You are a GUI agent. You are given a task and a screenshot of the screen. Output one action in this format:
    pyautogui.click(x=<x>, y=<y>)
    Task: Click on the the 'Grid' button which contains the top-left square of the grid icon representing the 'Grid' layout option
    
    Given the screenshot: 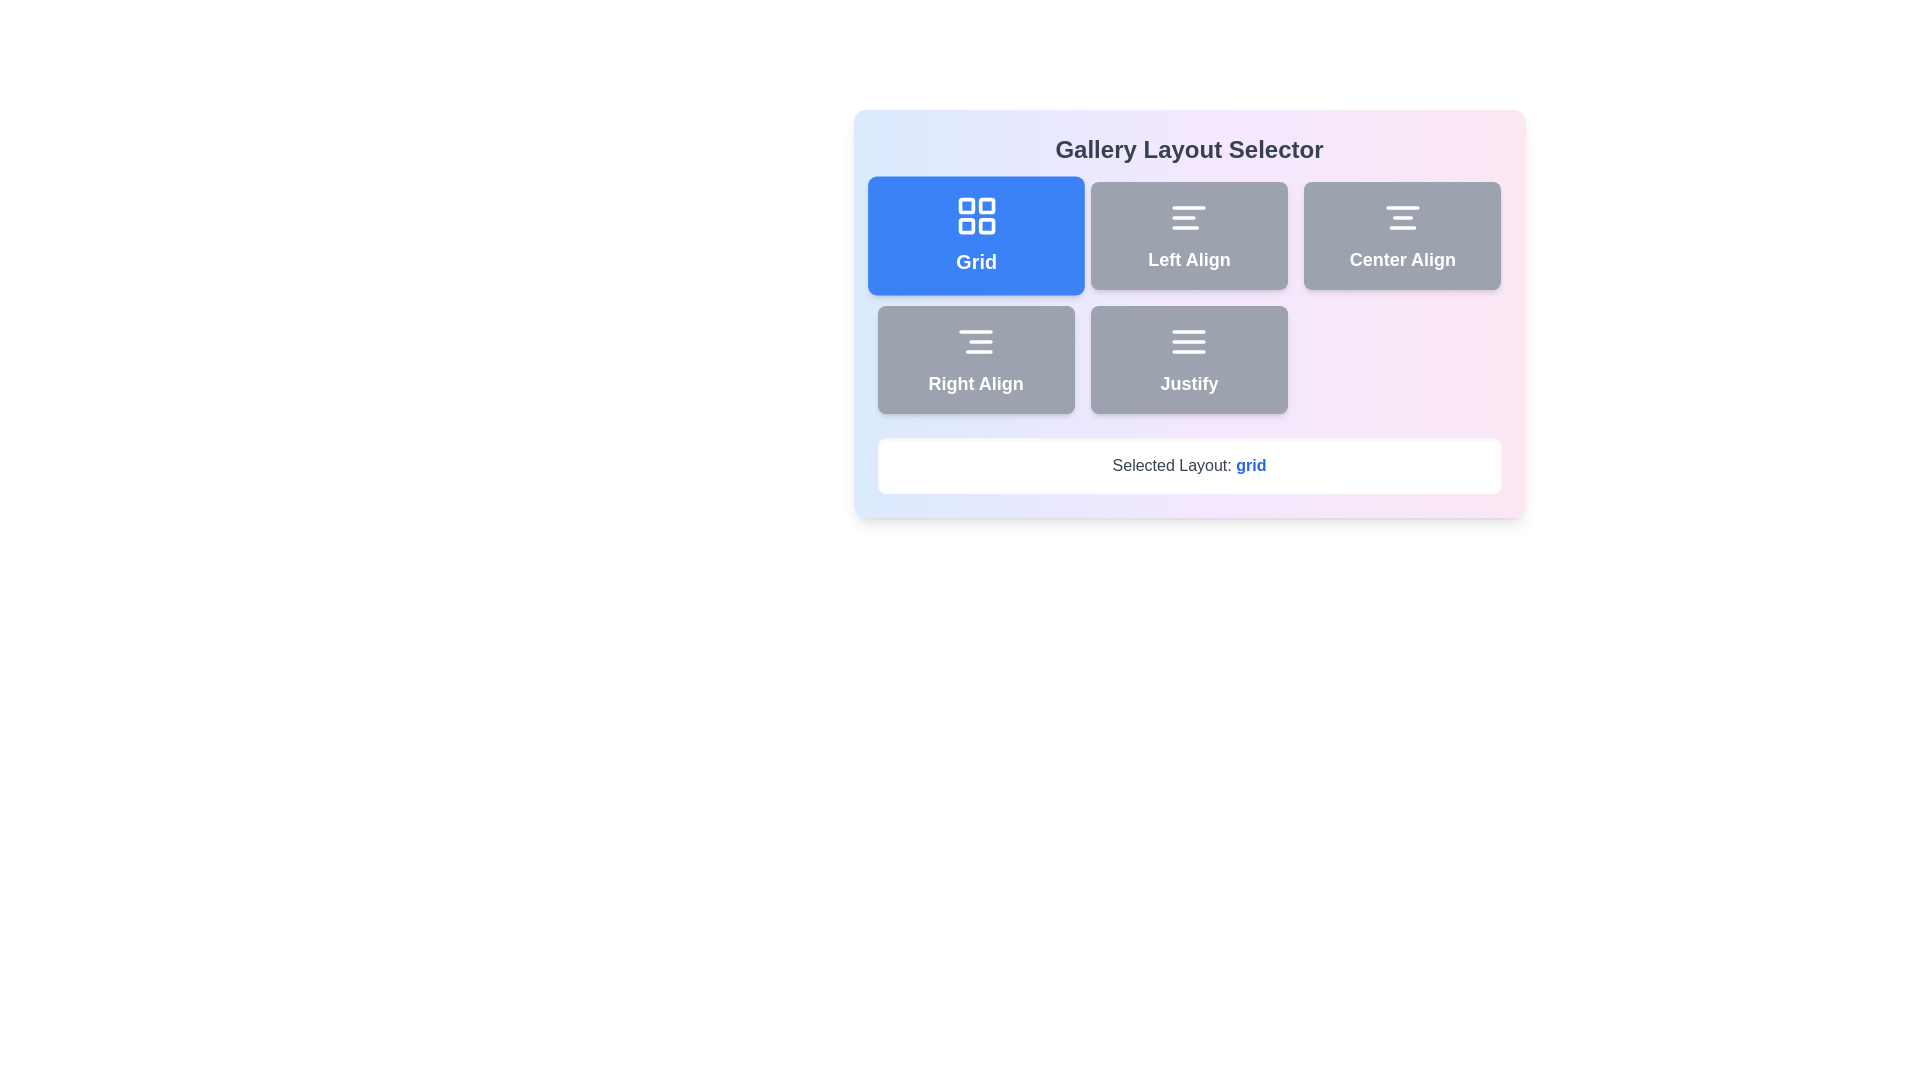 What is the action you would take?
    pyautogui.click(x=966, y=206)
    